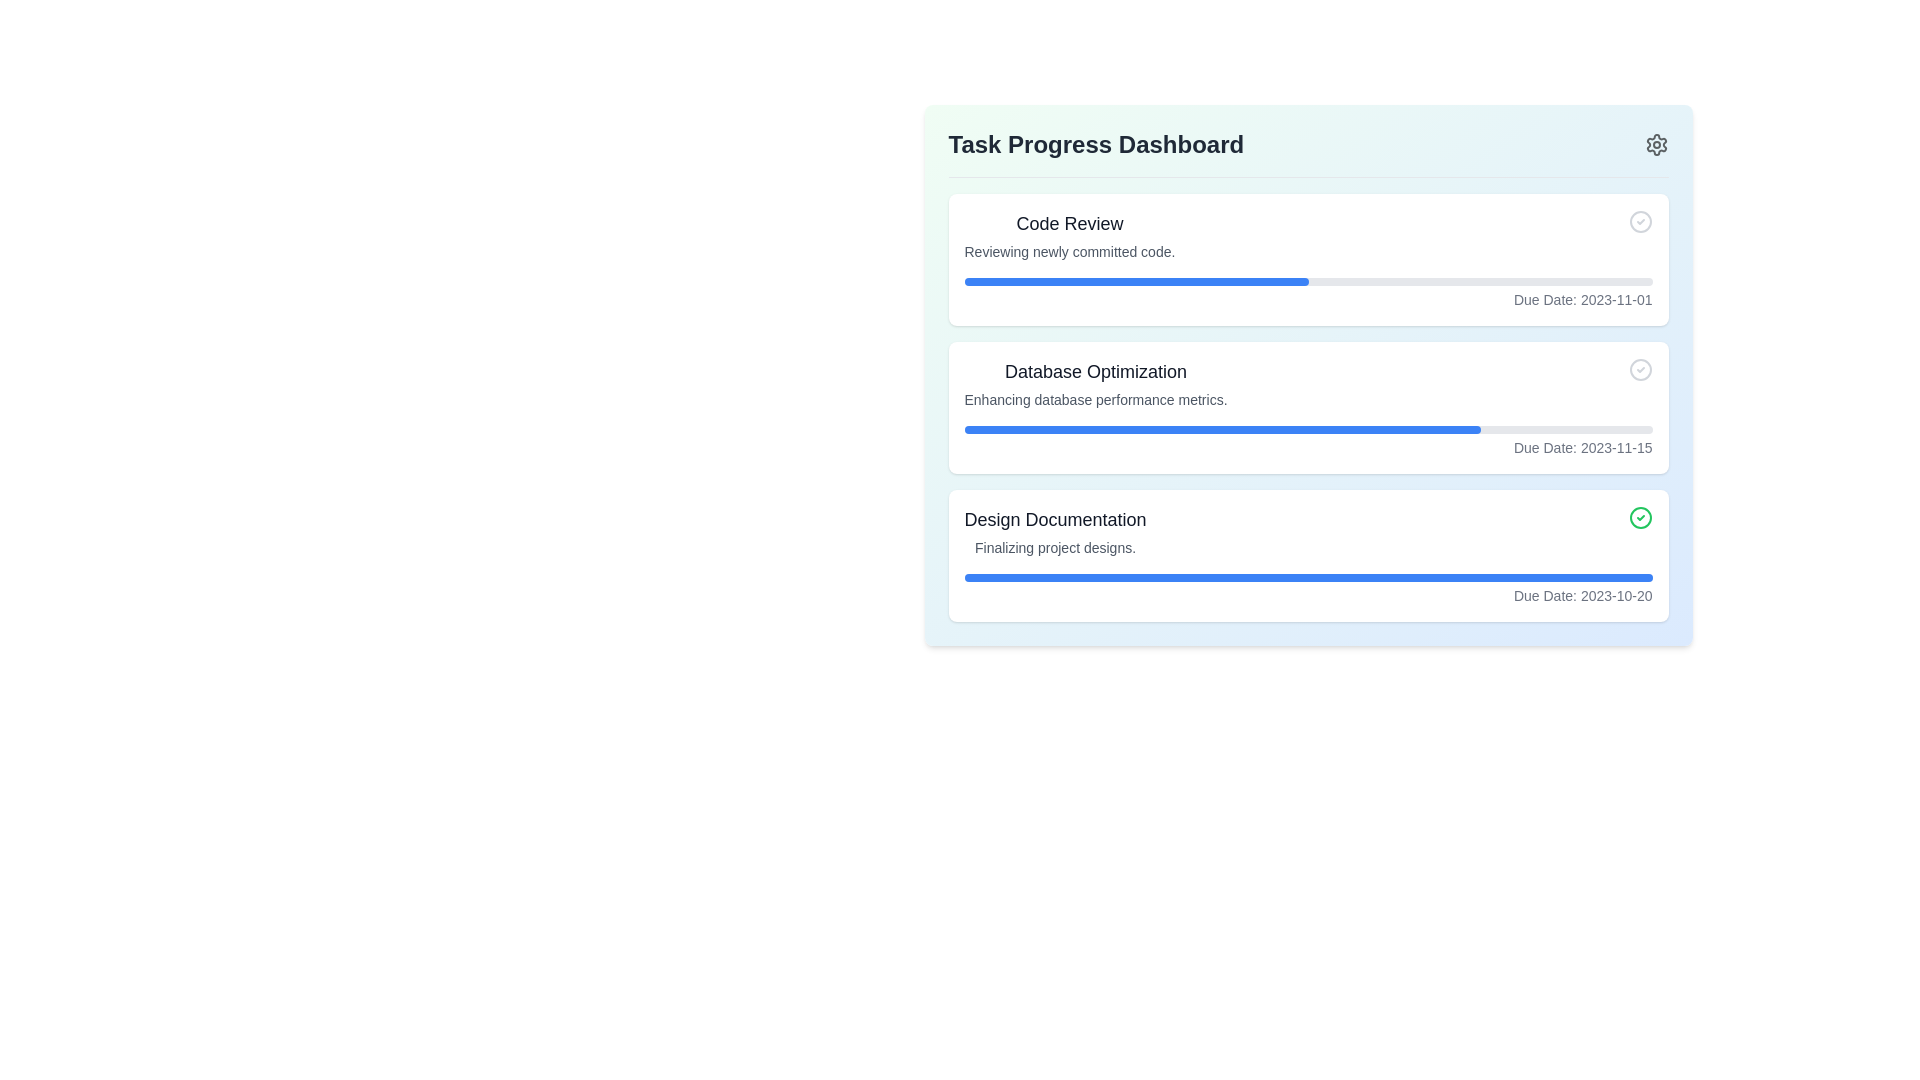 The width and height of the screenshot is (1920, 1080). Describe the element at coordinates (1221, 428) in the screenshot. I see `the Progress Bar Indicator that visually indicates the 75% completion of the 'Database Optimization' task in the 'Task Progress Dashboard'` at that location.